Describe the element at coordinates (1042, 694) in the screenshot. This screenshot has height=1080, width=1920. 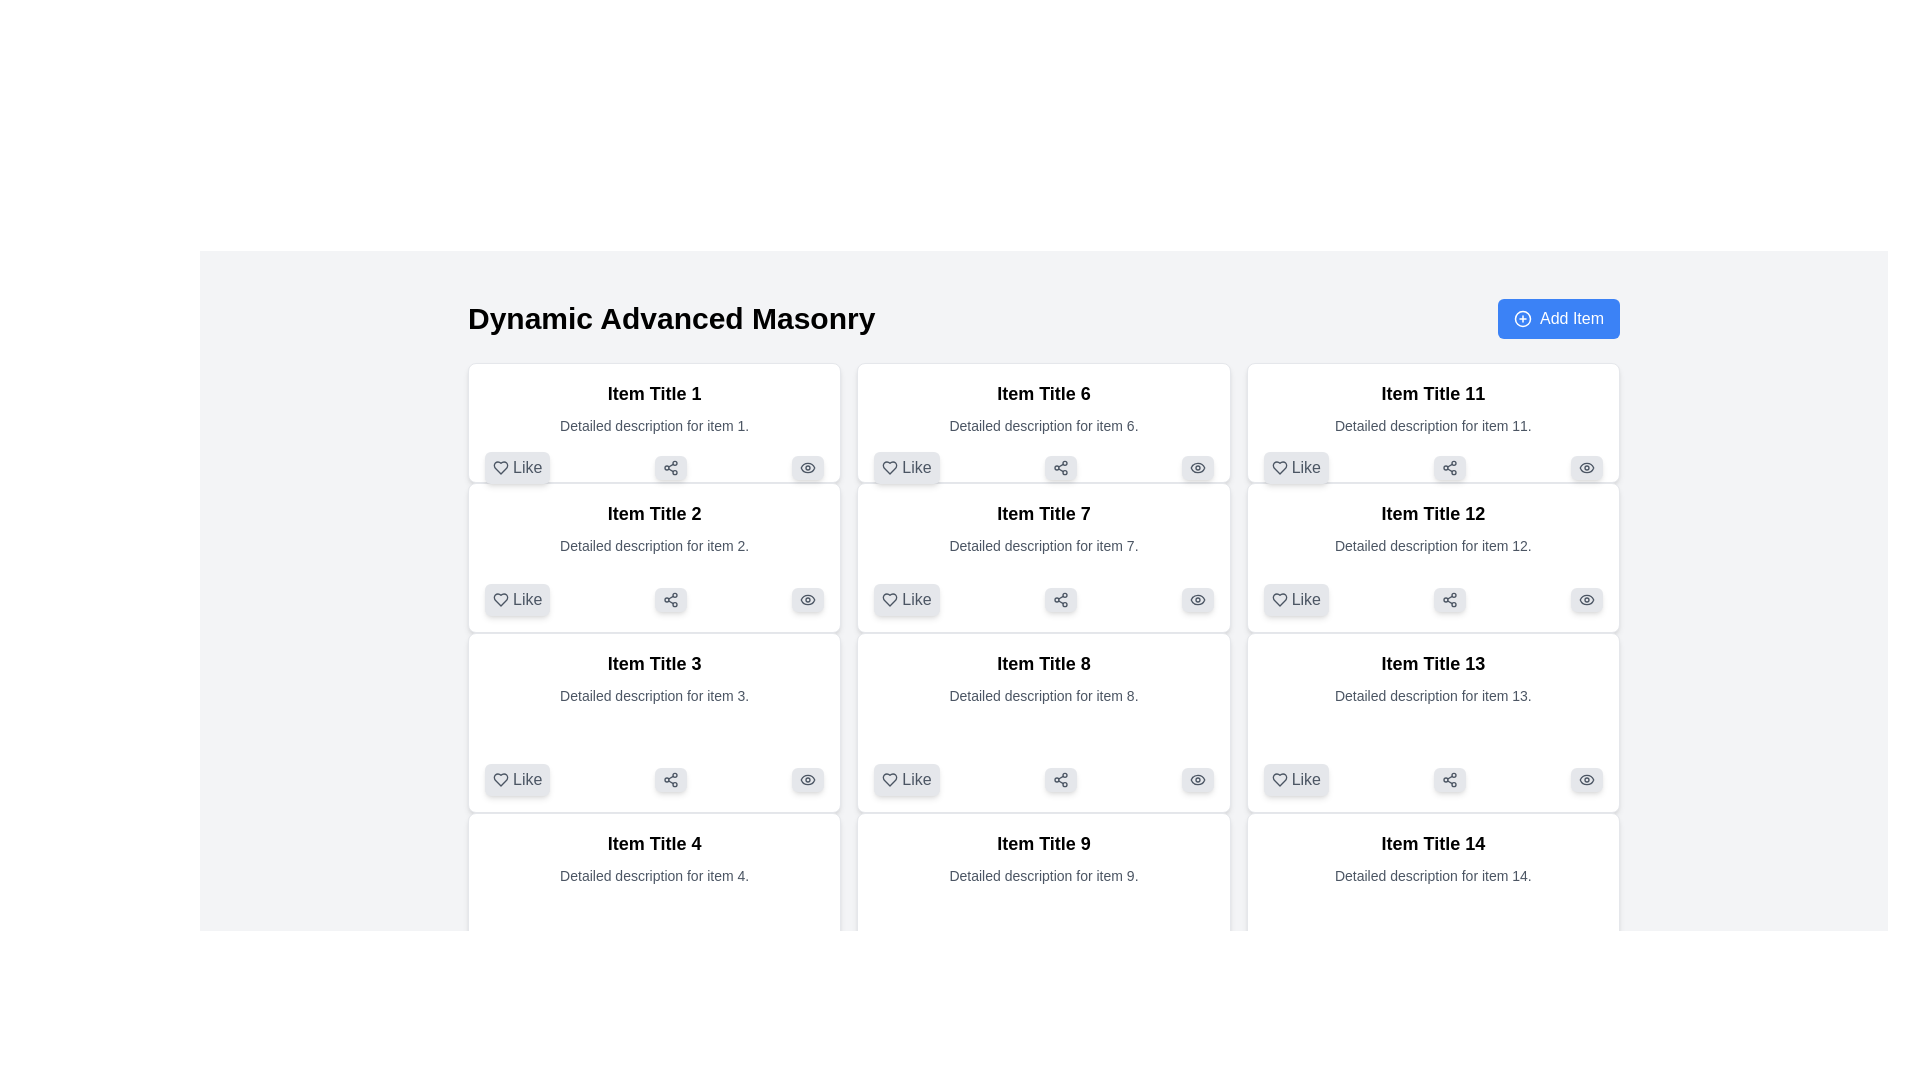
I see `descriptive text that reads 'Detailed description for item 8.' located under the heading 'Item Title 8' in the middle column and third row of a three-column grid layout` at that location.